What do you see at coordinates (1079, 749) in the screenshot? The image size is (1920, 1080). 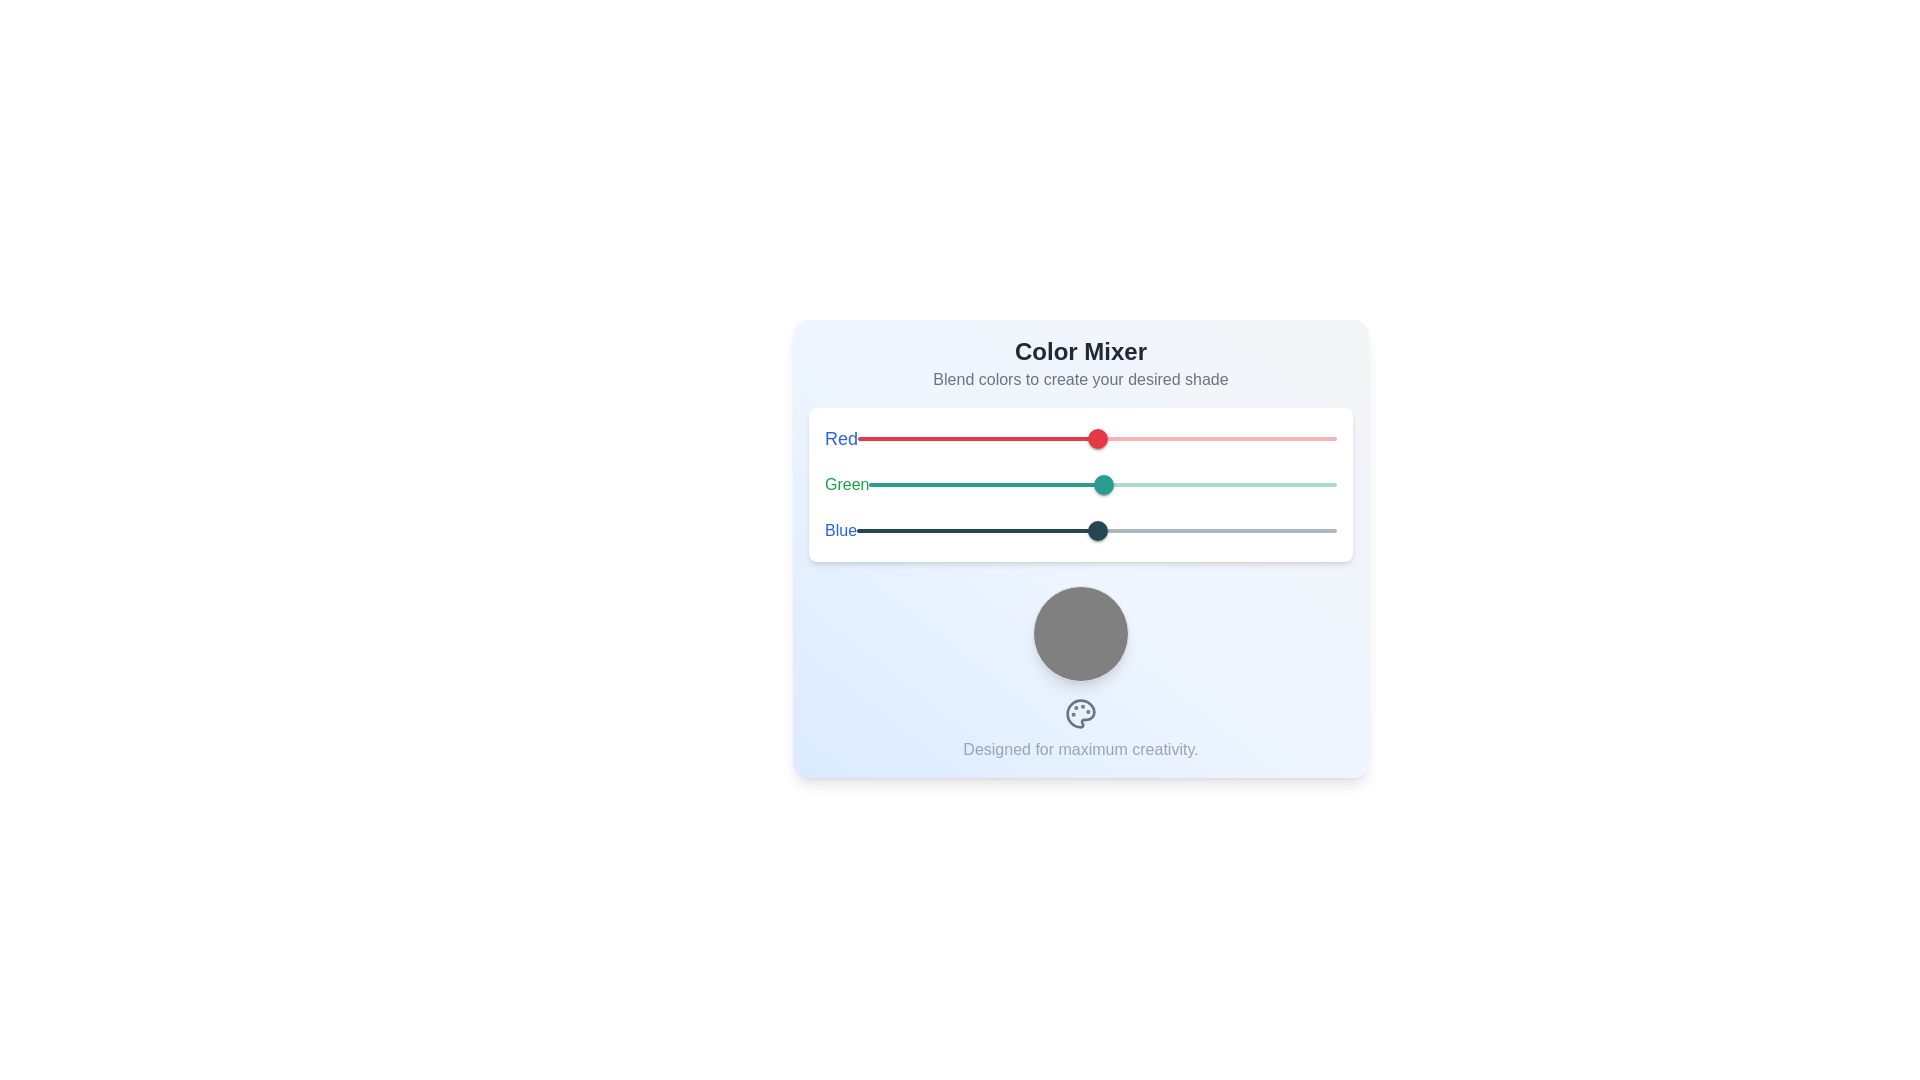 I see `the descriptive text element located below the palette icon, which enhances the context of the user interface` at bounding box center [1079, 749].